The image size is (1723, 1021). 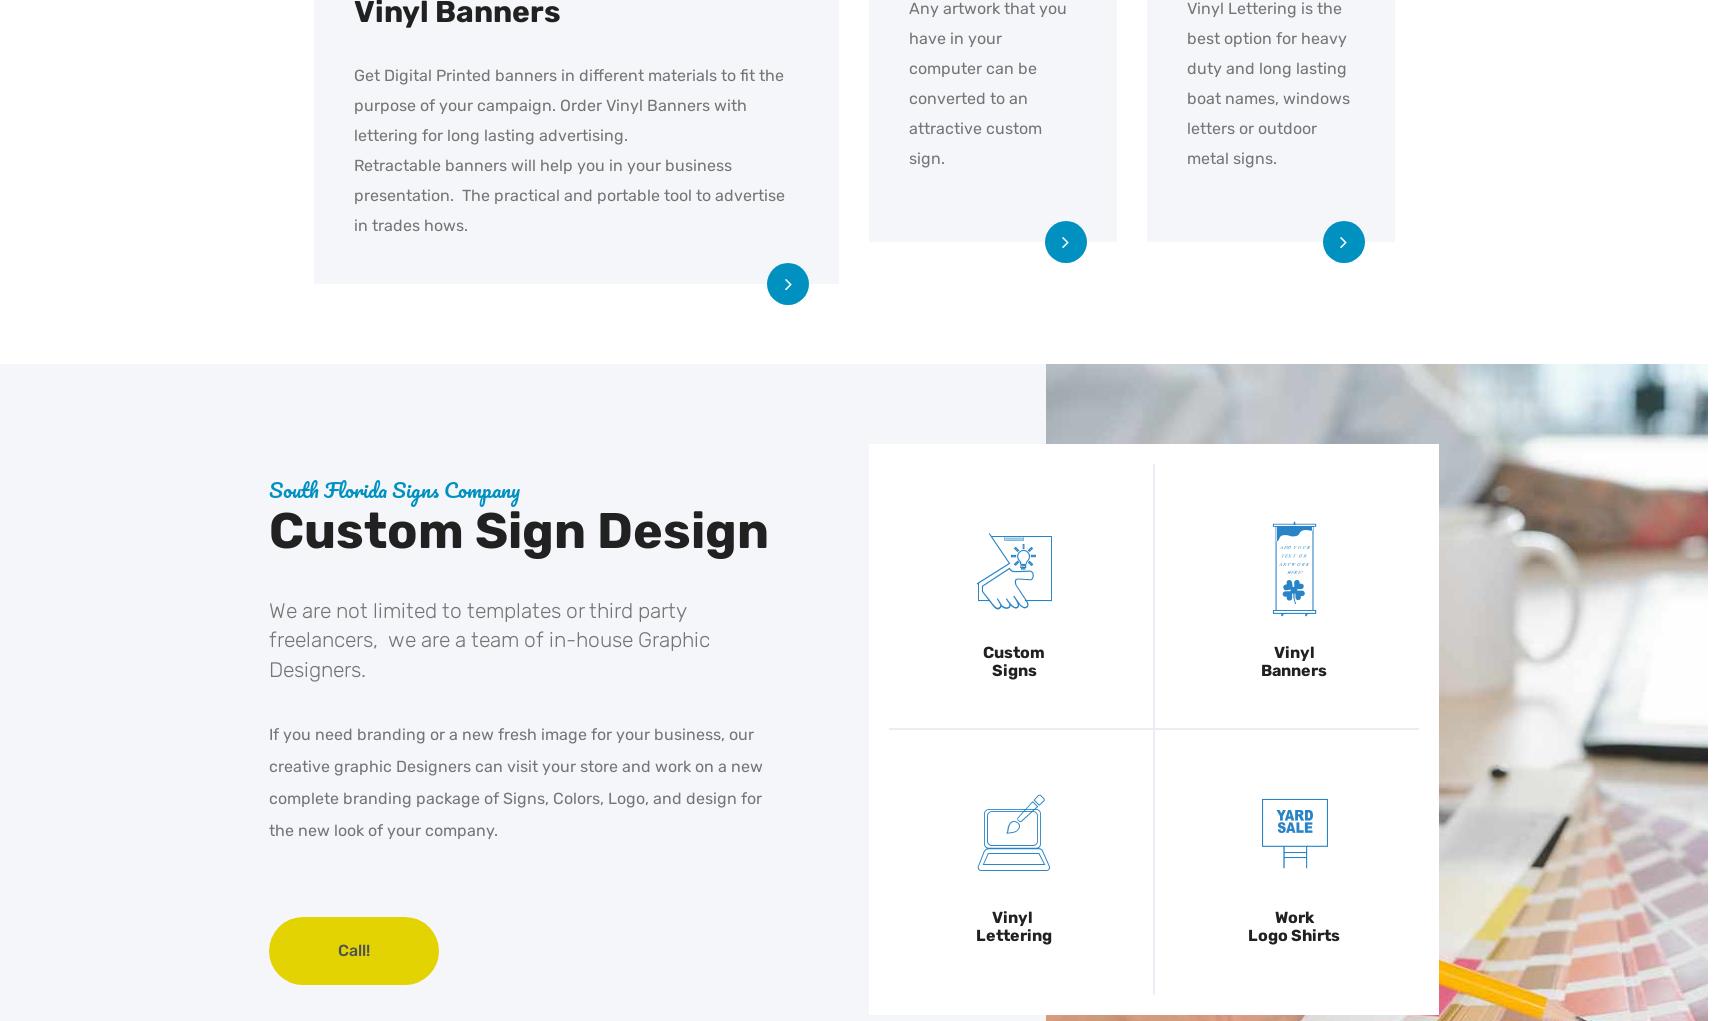 I want to click on 'South Florida Signs Company', so click(x=393, y=487).